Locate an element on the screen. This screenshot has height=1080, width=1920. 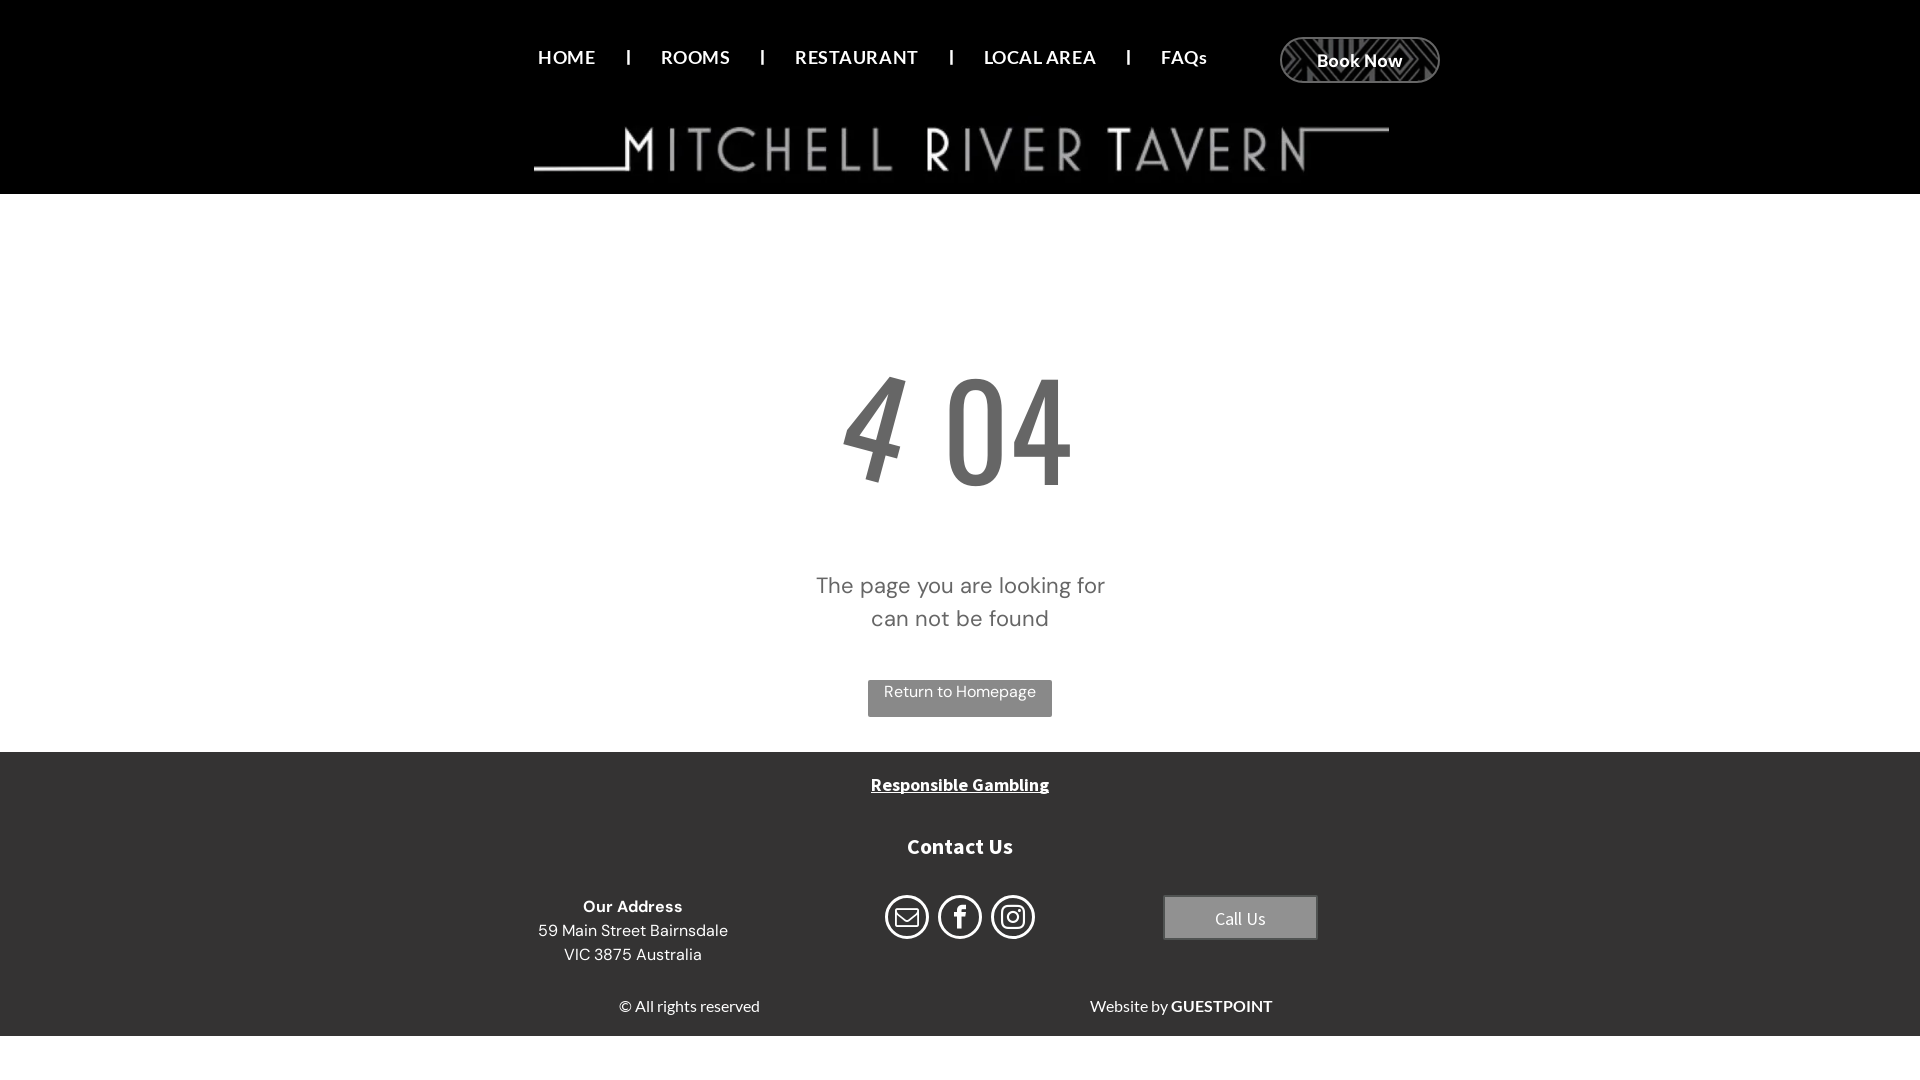
'FAQs' is located at coordinates (1131, 56).